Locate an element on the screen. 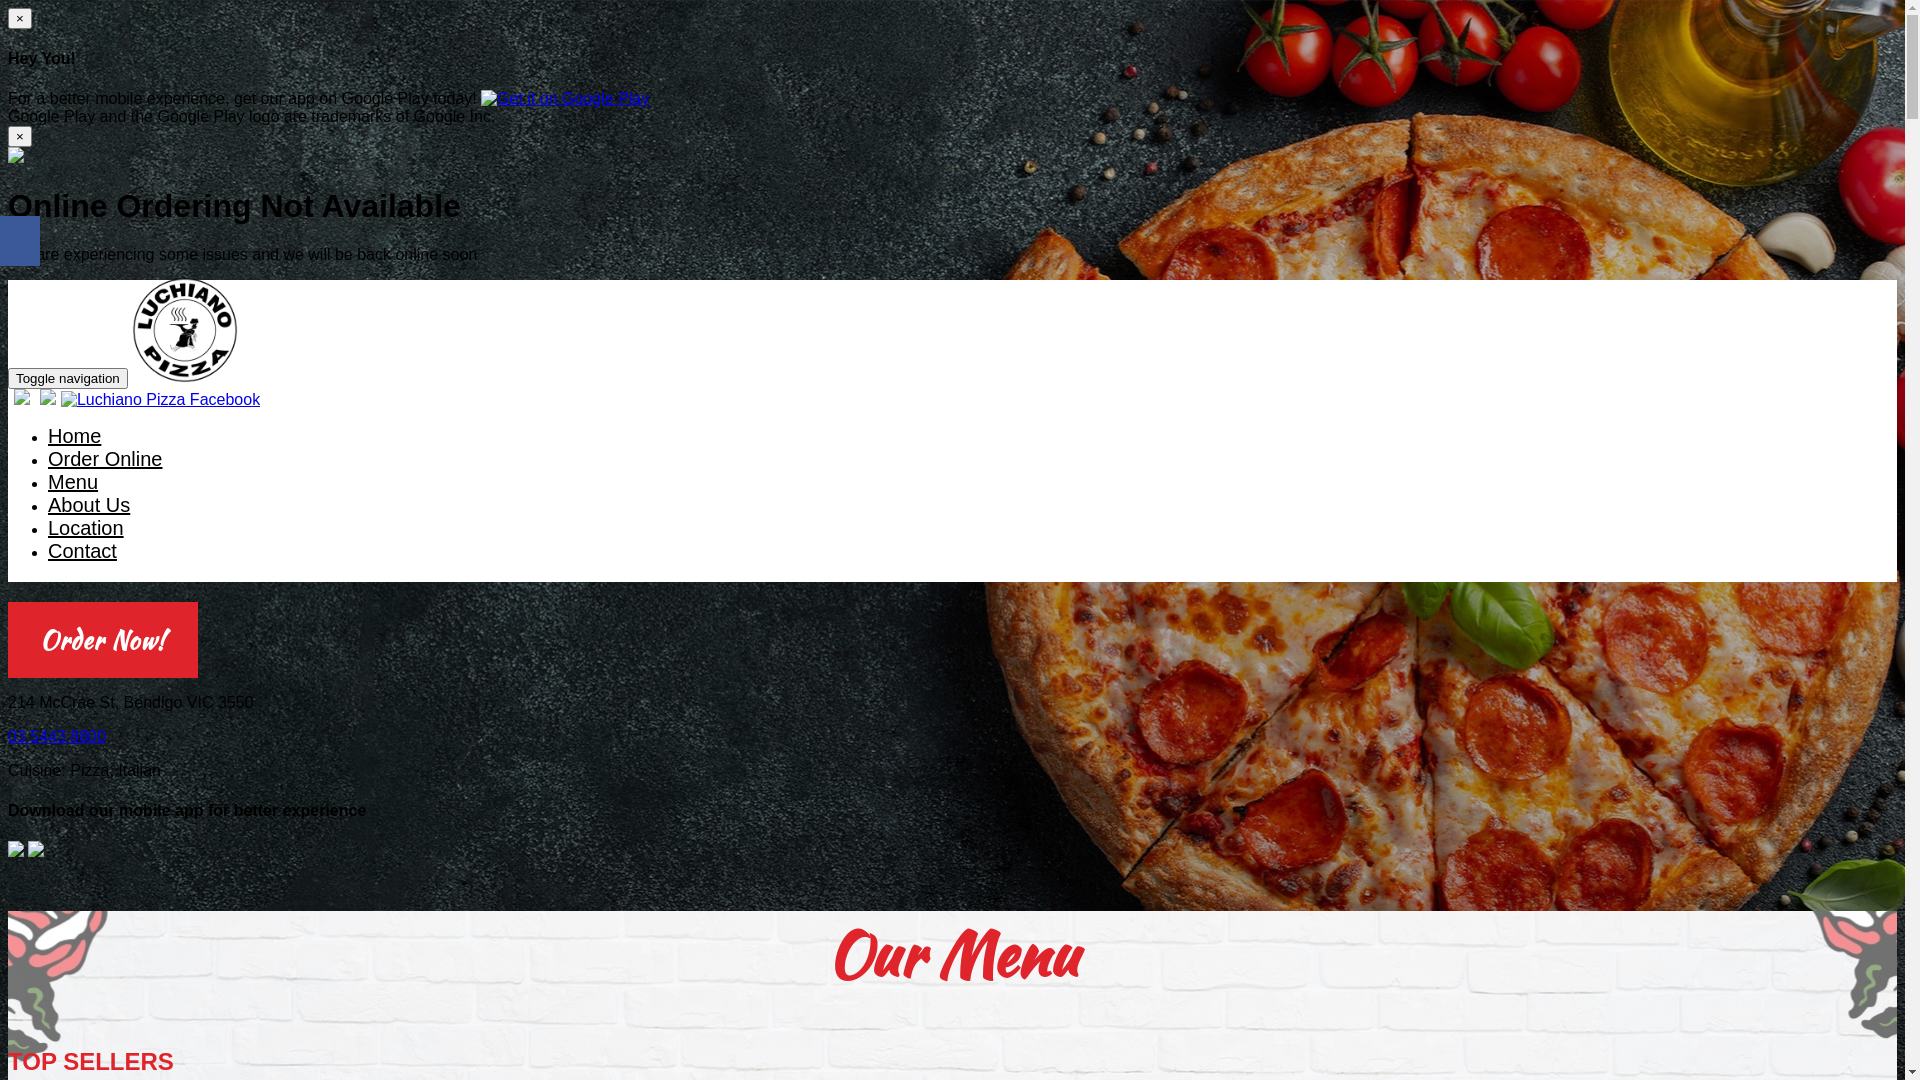 The image size is (1920, 1080). 'Home' is located at coordinates (48, 436).